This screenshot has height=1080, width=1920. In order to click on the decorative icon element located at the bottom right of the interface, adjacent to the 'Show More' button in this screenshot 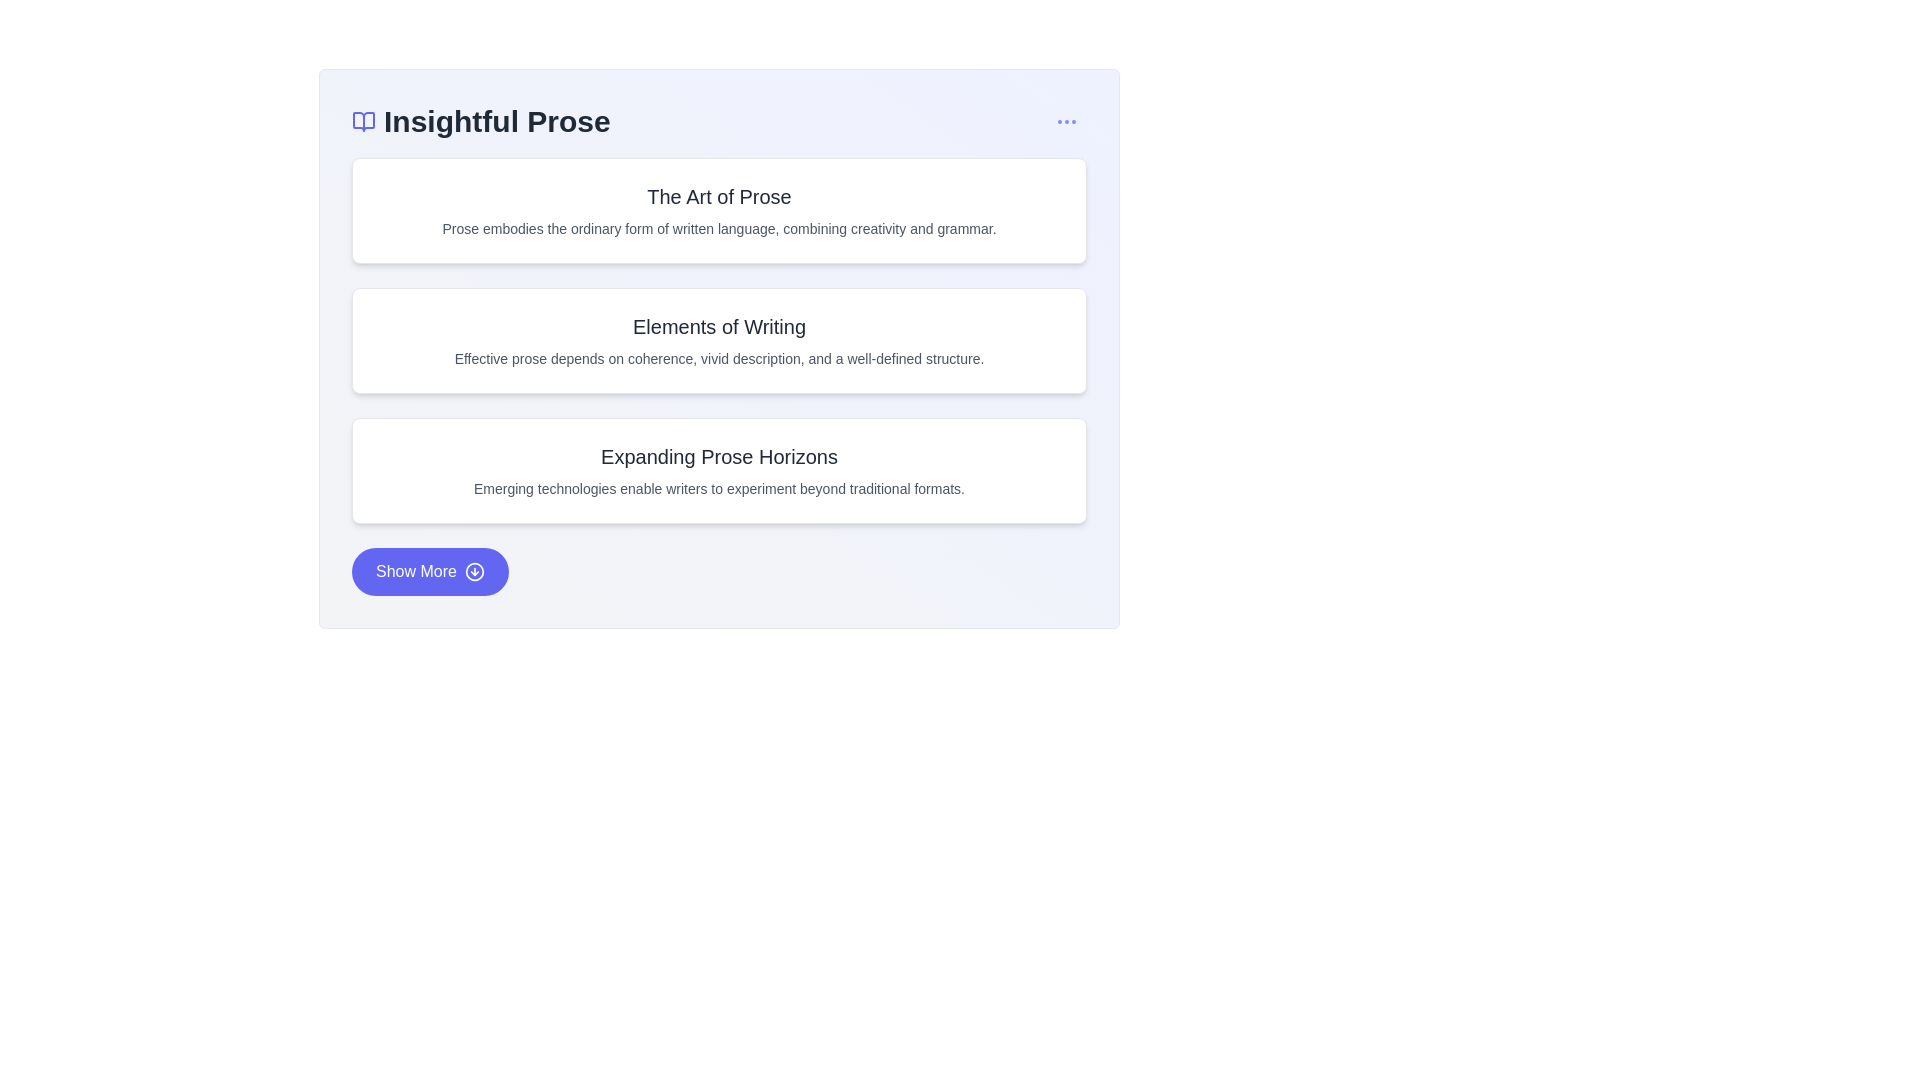, I will do `click(474, 571)`.